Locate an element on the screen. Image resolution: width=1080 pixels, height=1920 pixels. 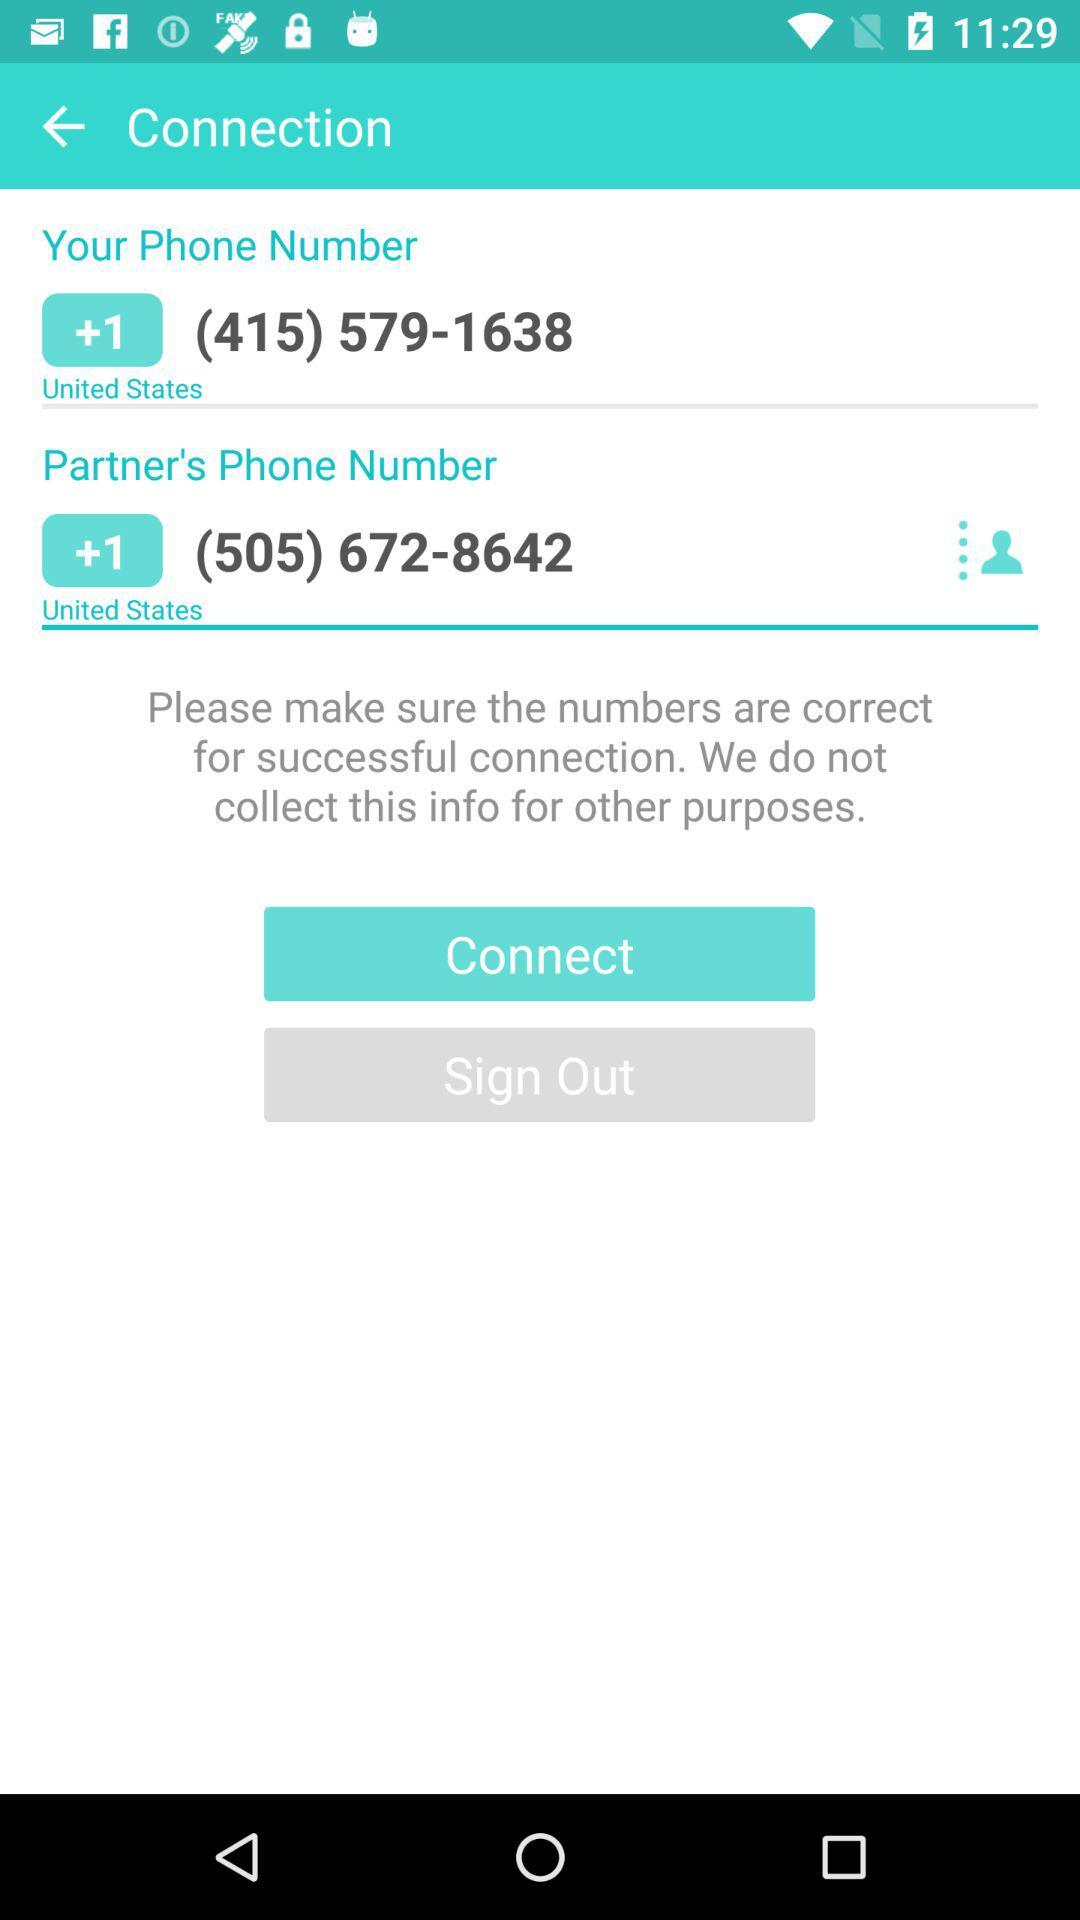
item next to the (505) 672-8642 item is located at coordinates (995, 550).